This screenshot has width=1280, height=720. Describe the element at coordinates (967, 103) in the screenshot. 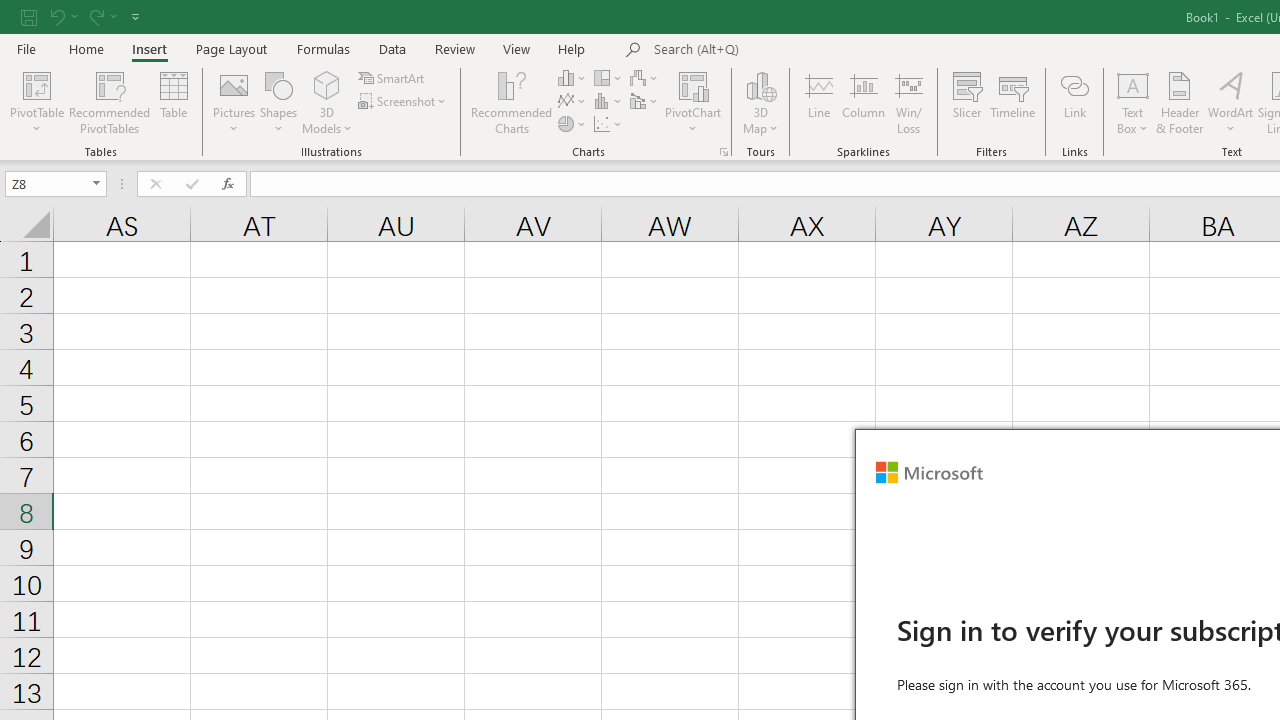

I see `'Slicer...'` at that location.